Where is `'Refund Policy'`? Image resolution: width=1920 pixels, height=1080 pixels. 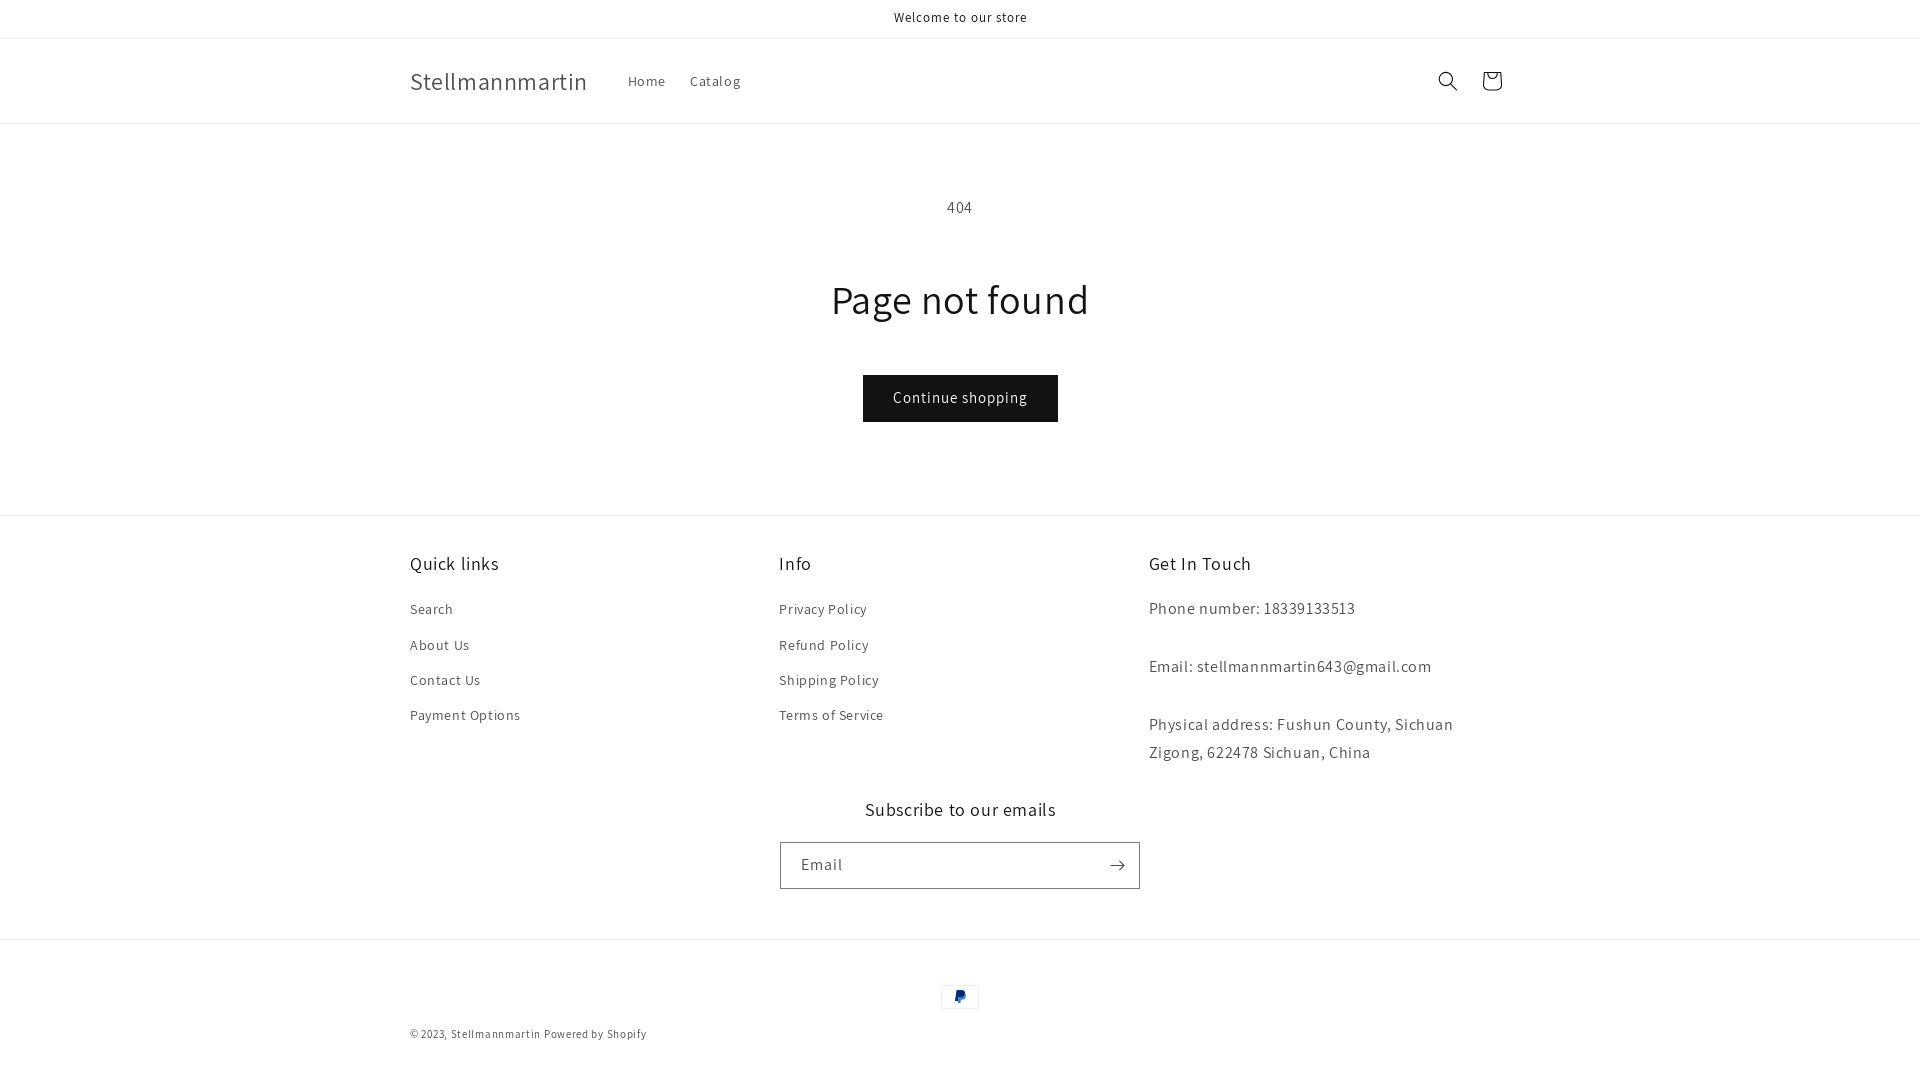
'Refund Policy' is located at coordinates (823, 645).